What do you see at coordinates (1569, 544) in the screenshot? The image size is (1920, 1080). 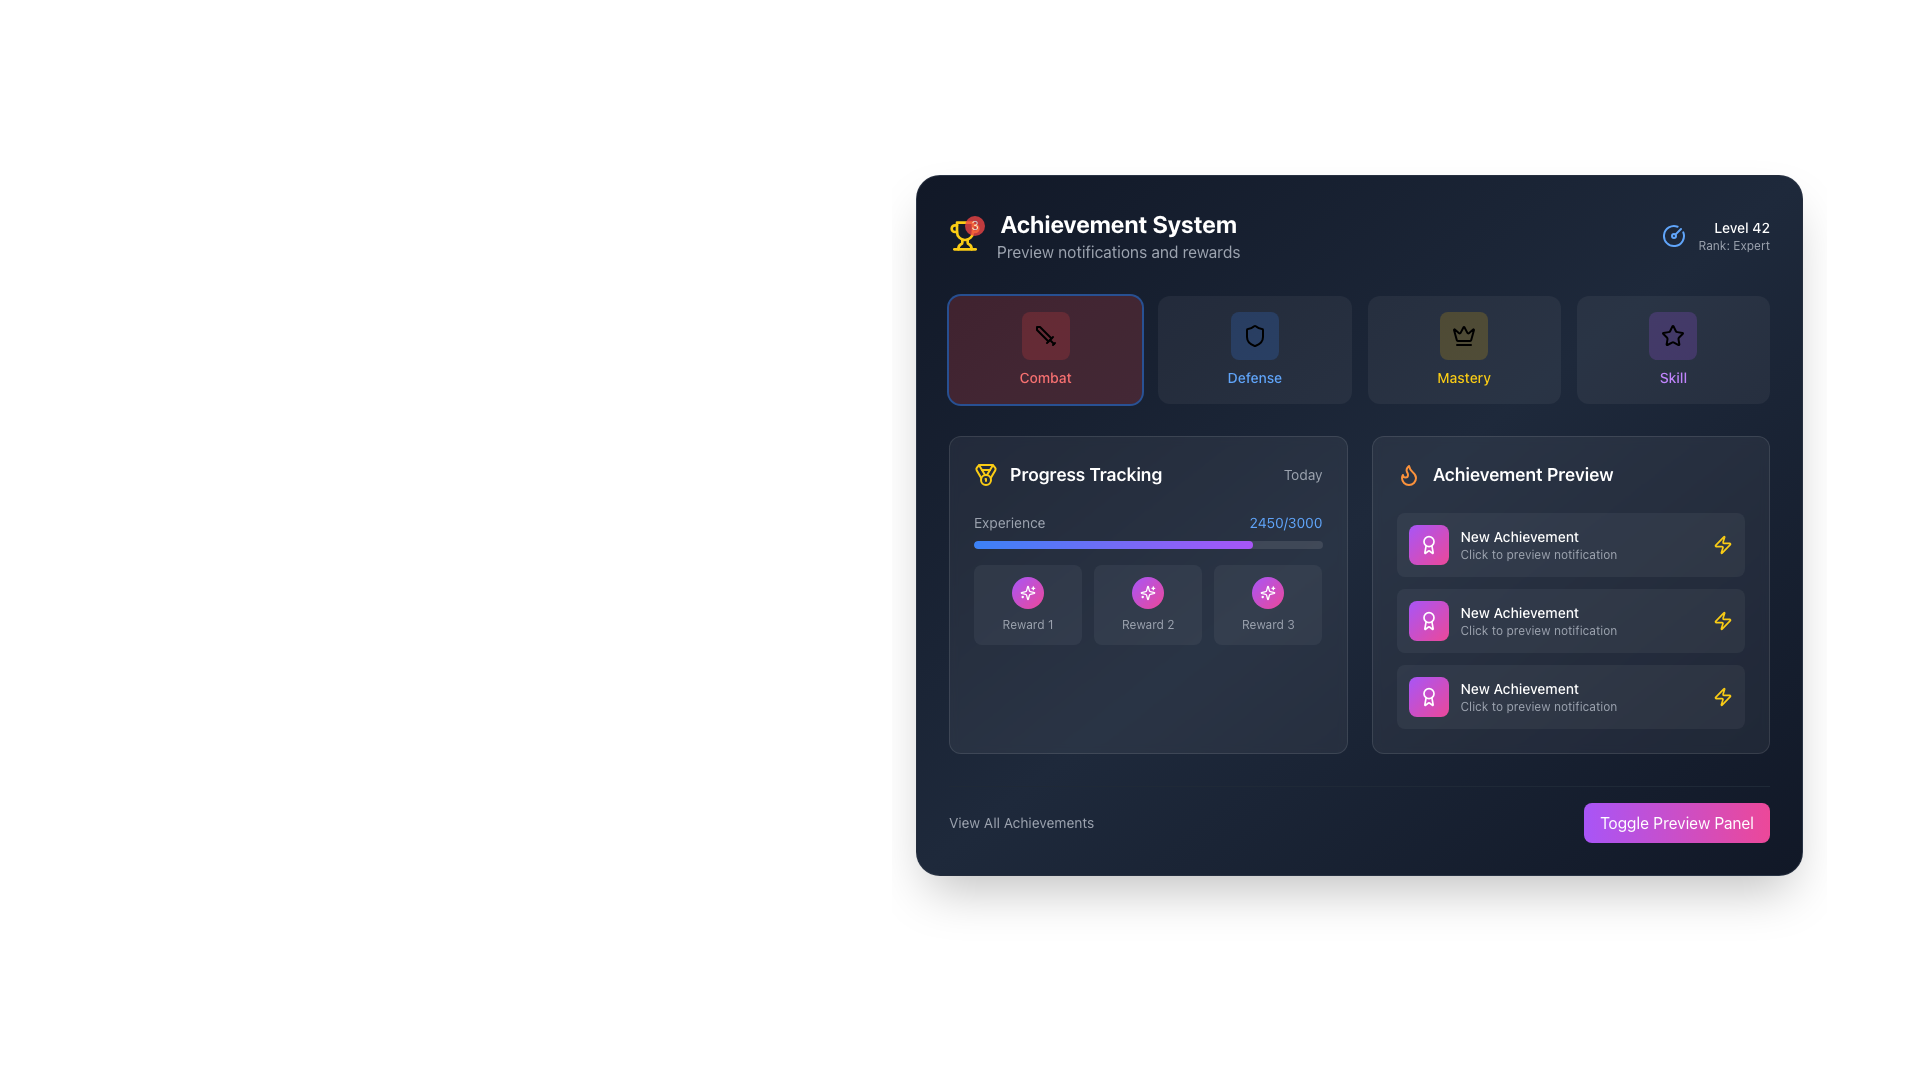 I see `the topmost notification button in the 'Achievement Preview' section` at bounding box center [1569, 544].